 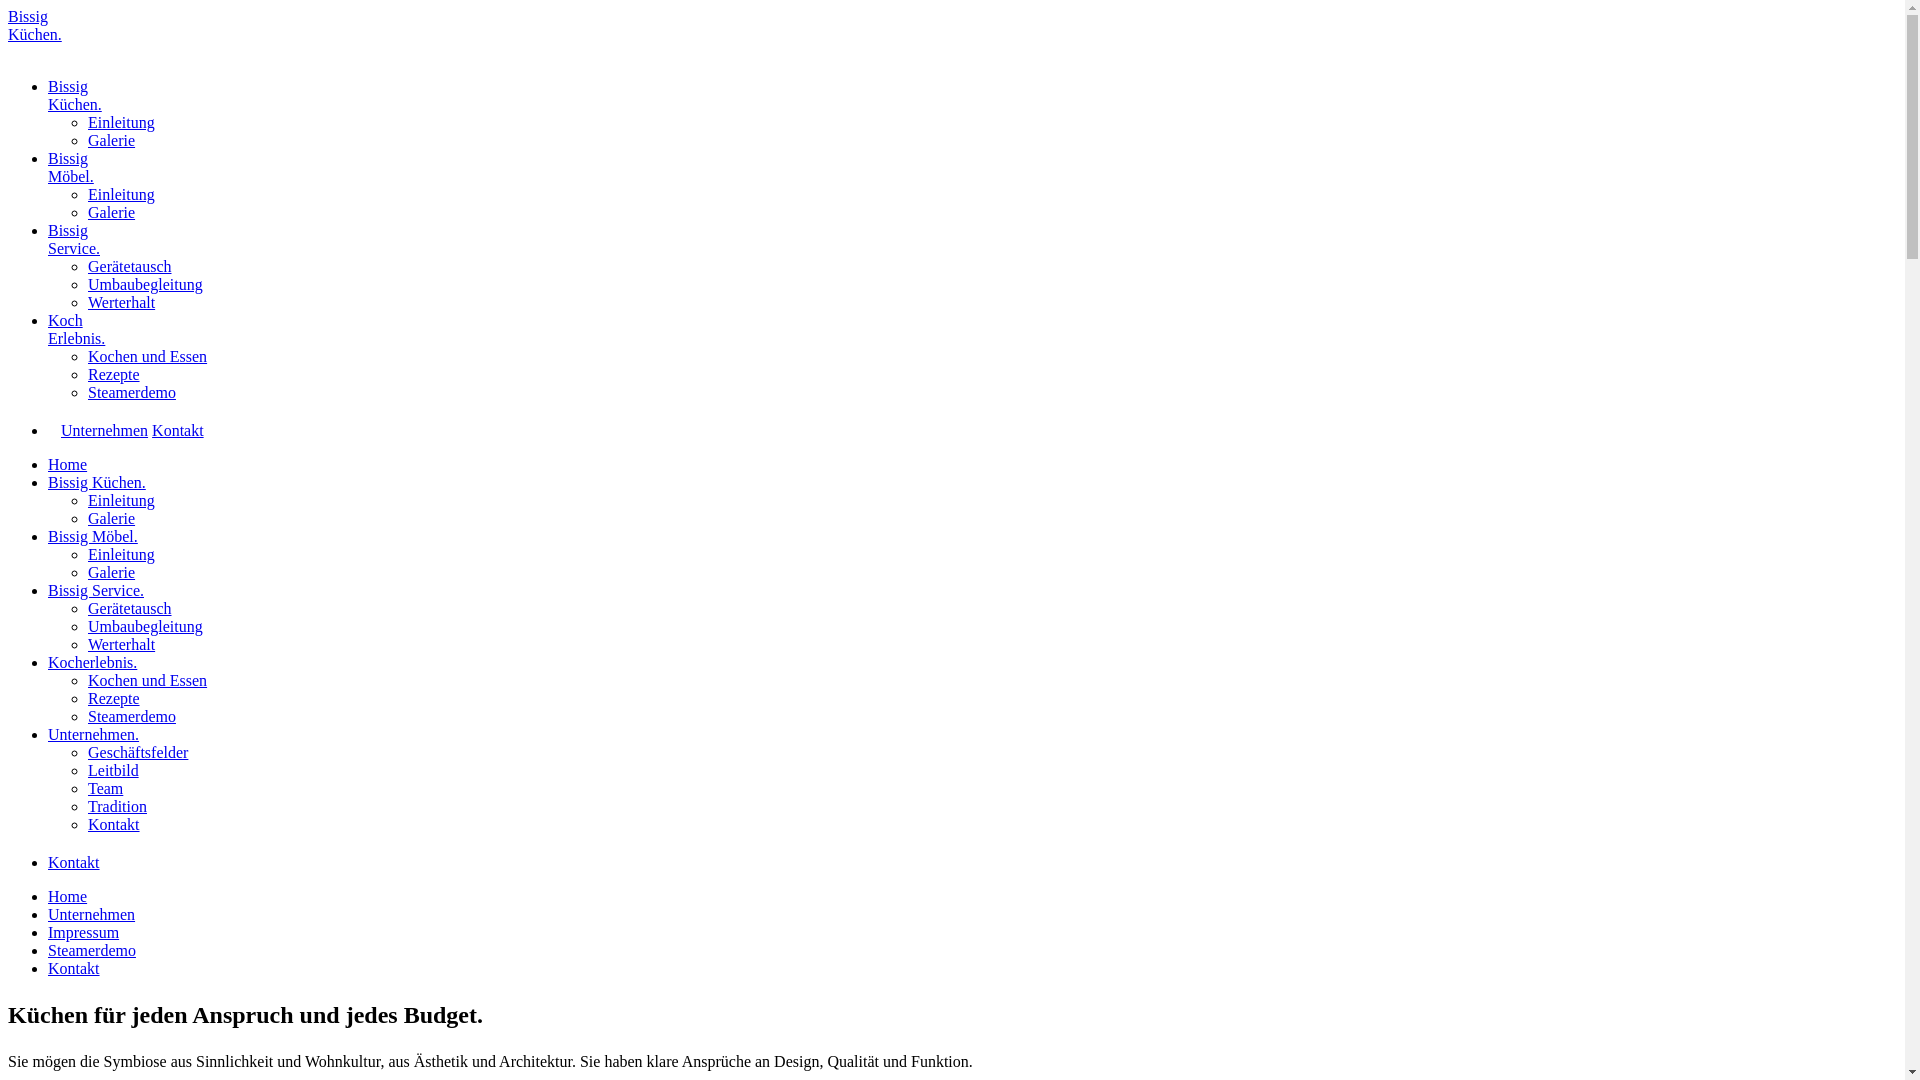 I want to click on 'Einleitung', so click(x=86, y=499).